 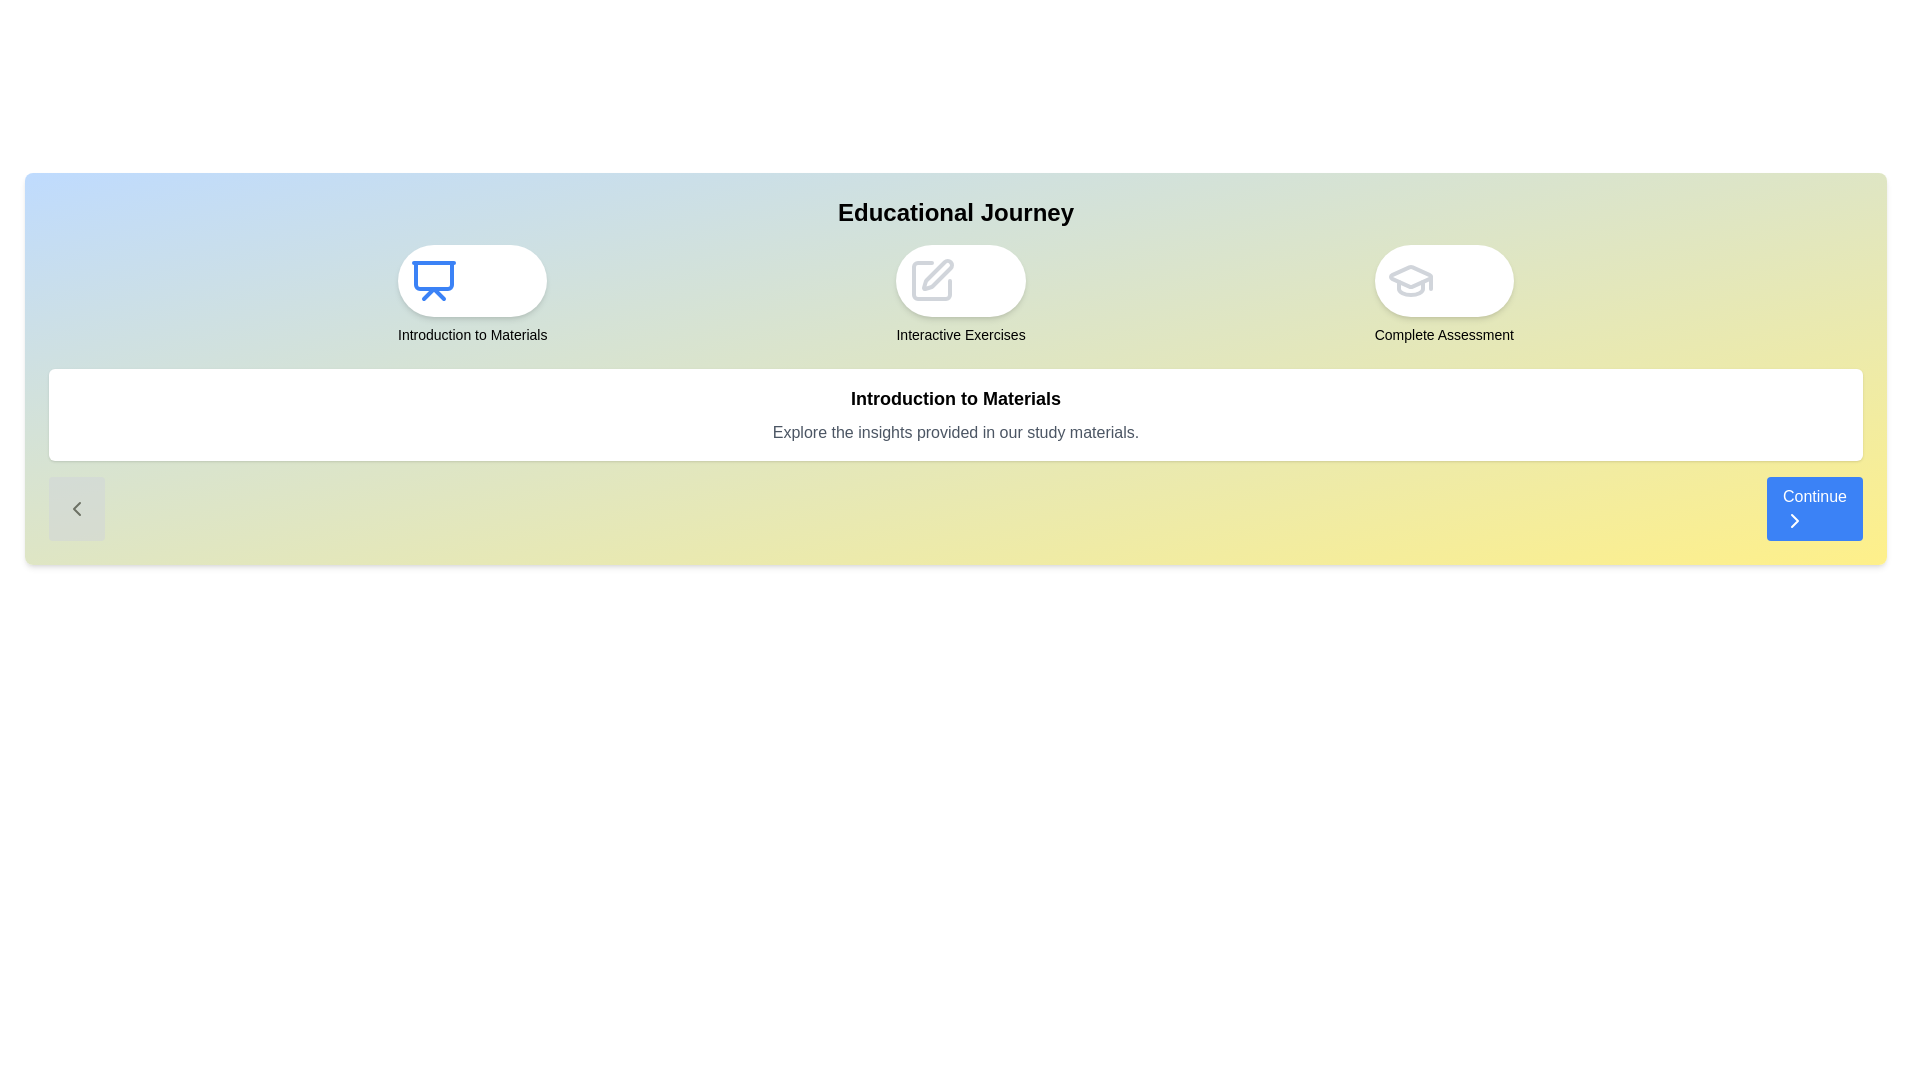 I want to click on the milestone icon corresponding to Complete Assessment for visual inspection, so click(x=1444, y=281).